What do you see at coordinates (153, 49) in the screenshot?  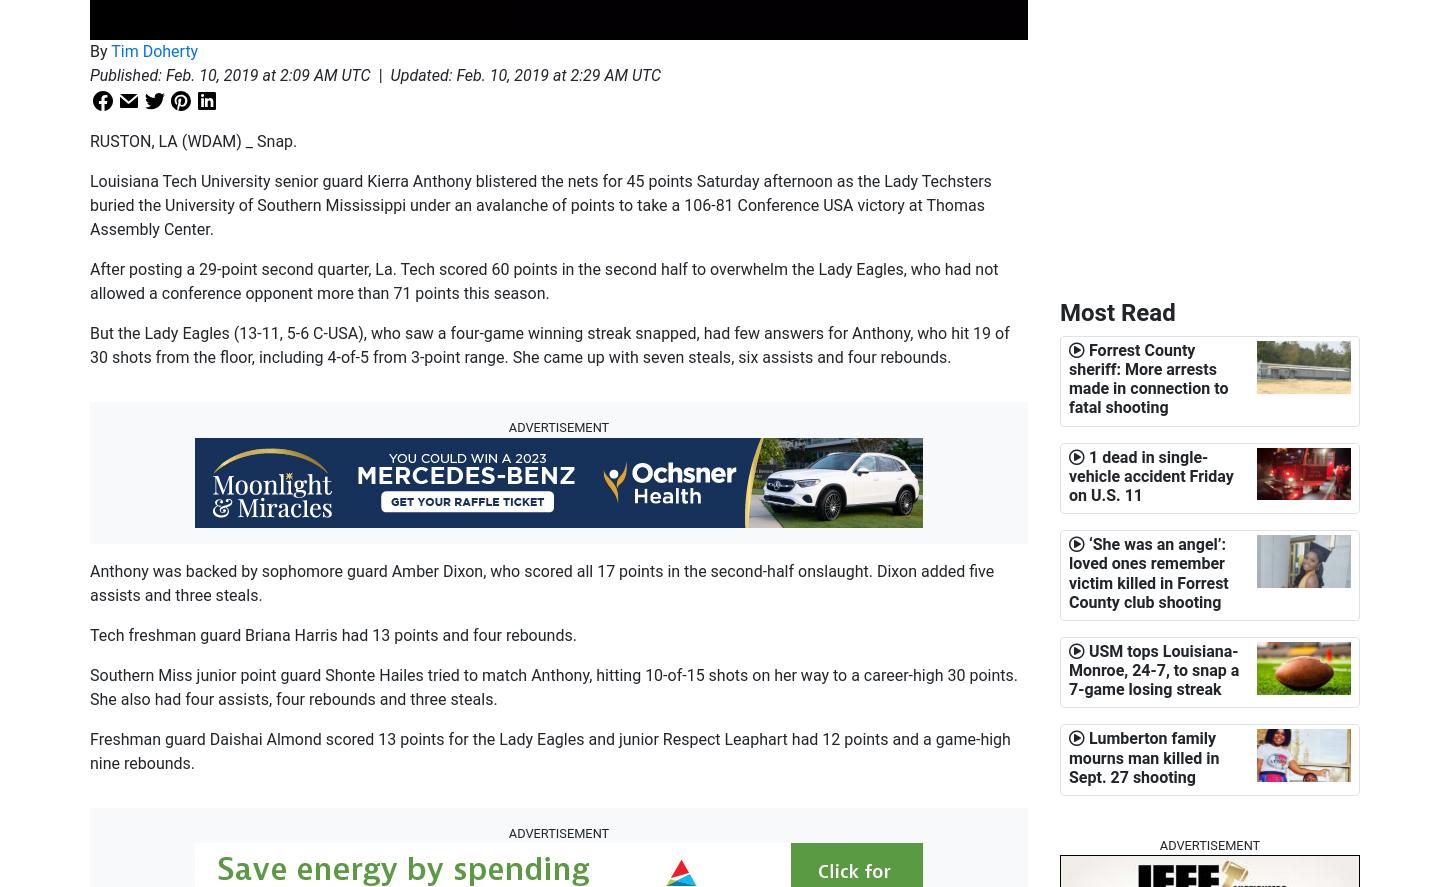 I see `'Tim Doherty'` at bounding box center [153, 49].